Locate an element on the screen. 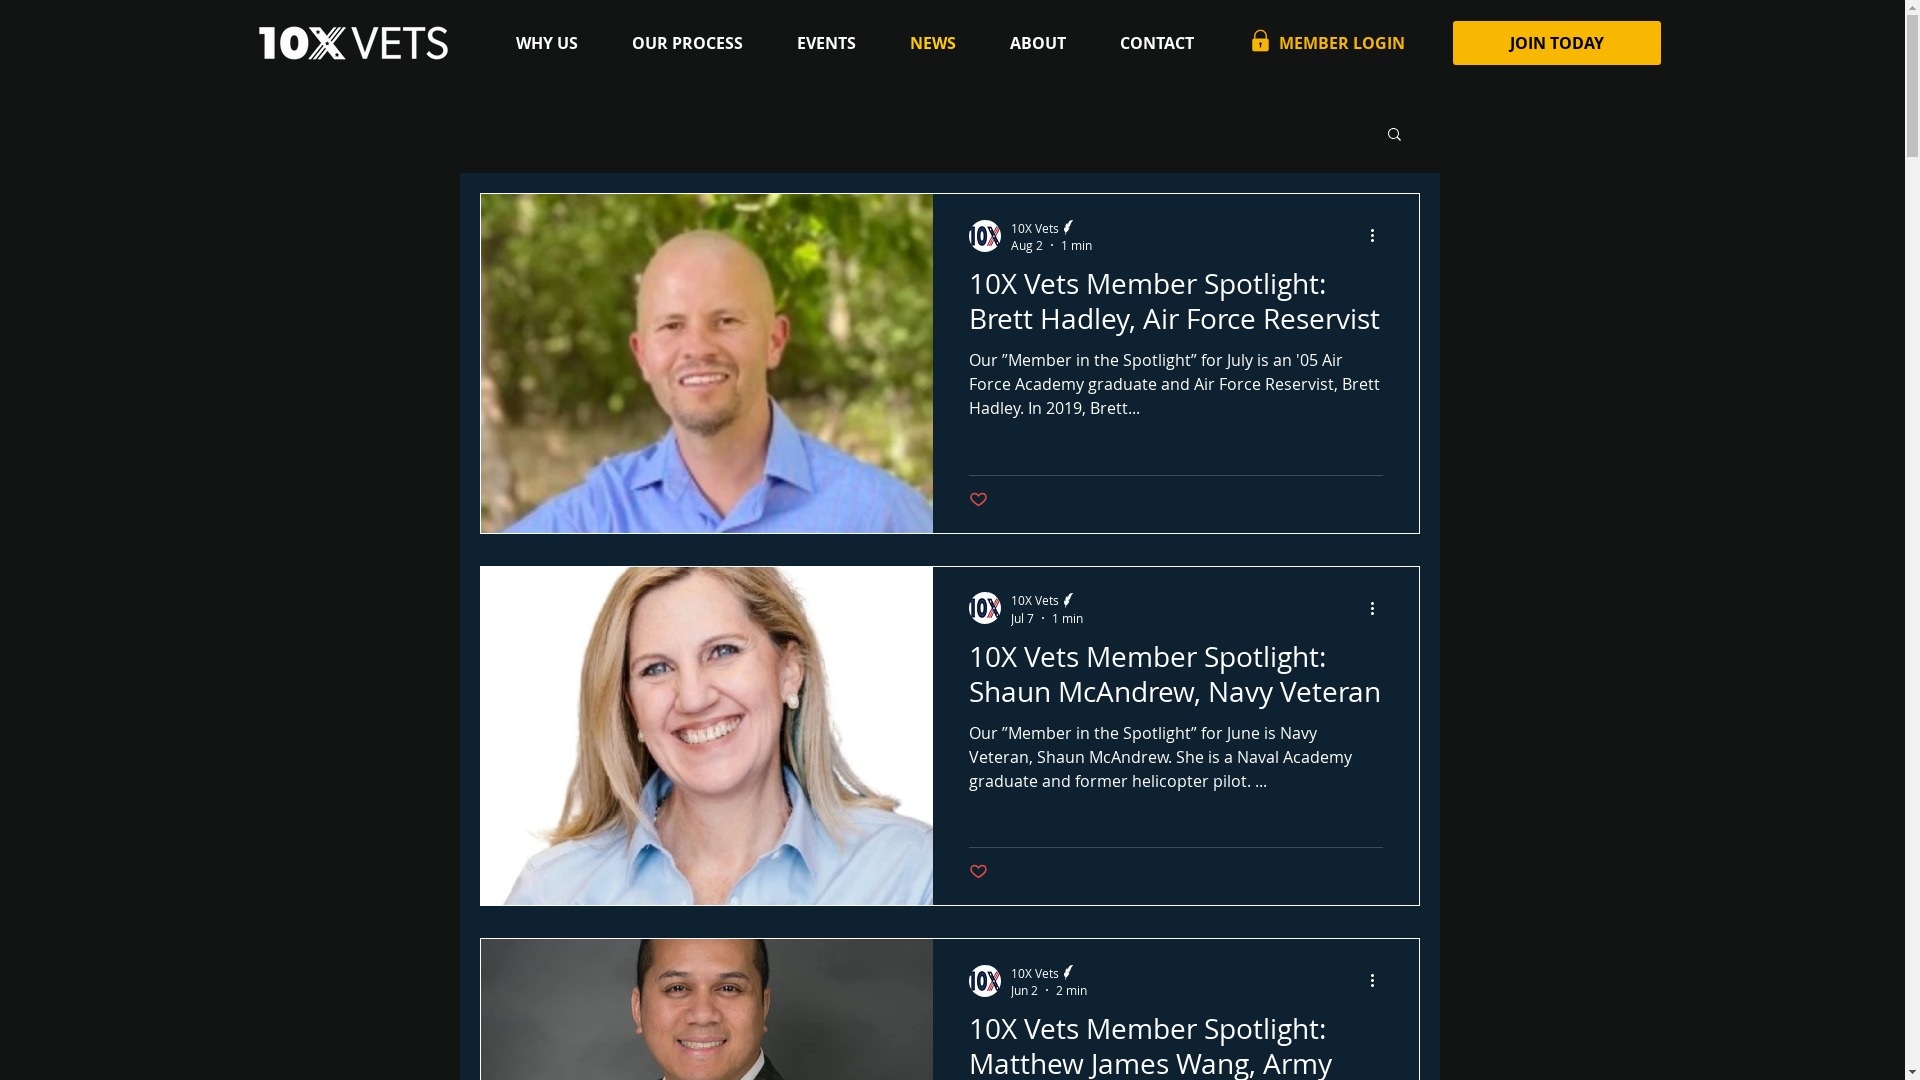 Image resolution: width=1920 pixels, height=1080 pixels. 'CONTACT' is located at coordinates (1167, 42).